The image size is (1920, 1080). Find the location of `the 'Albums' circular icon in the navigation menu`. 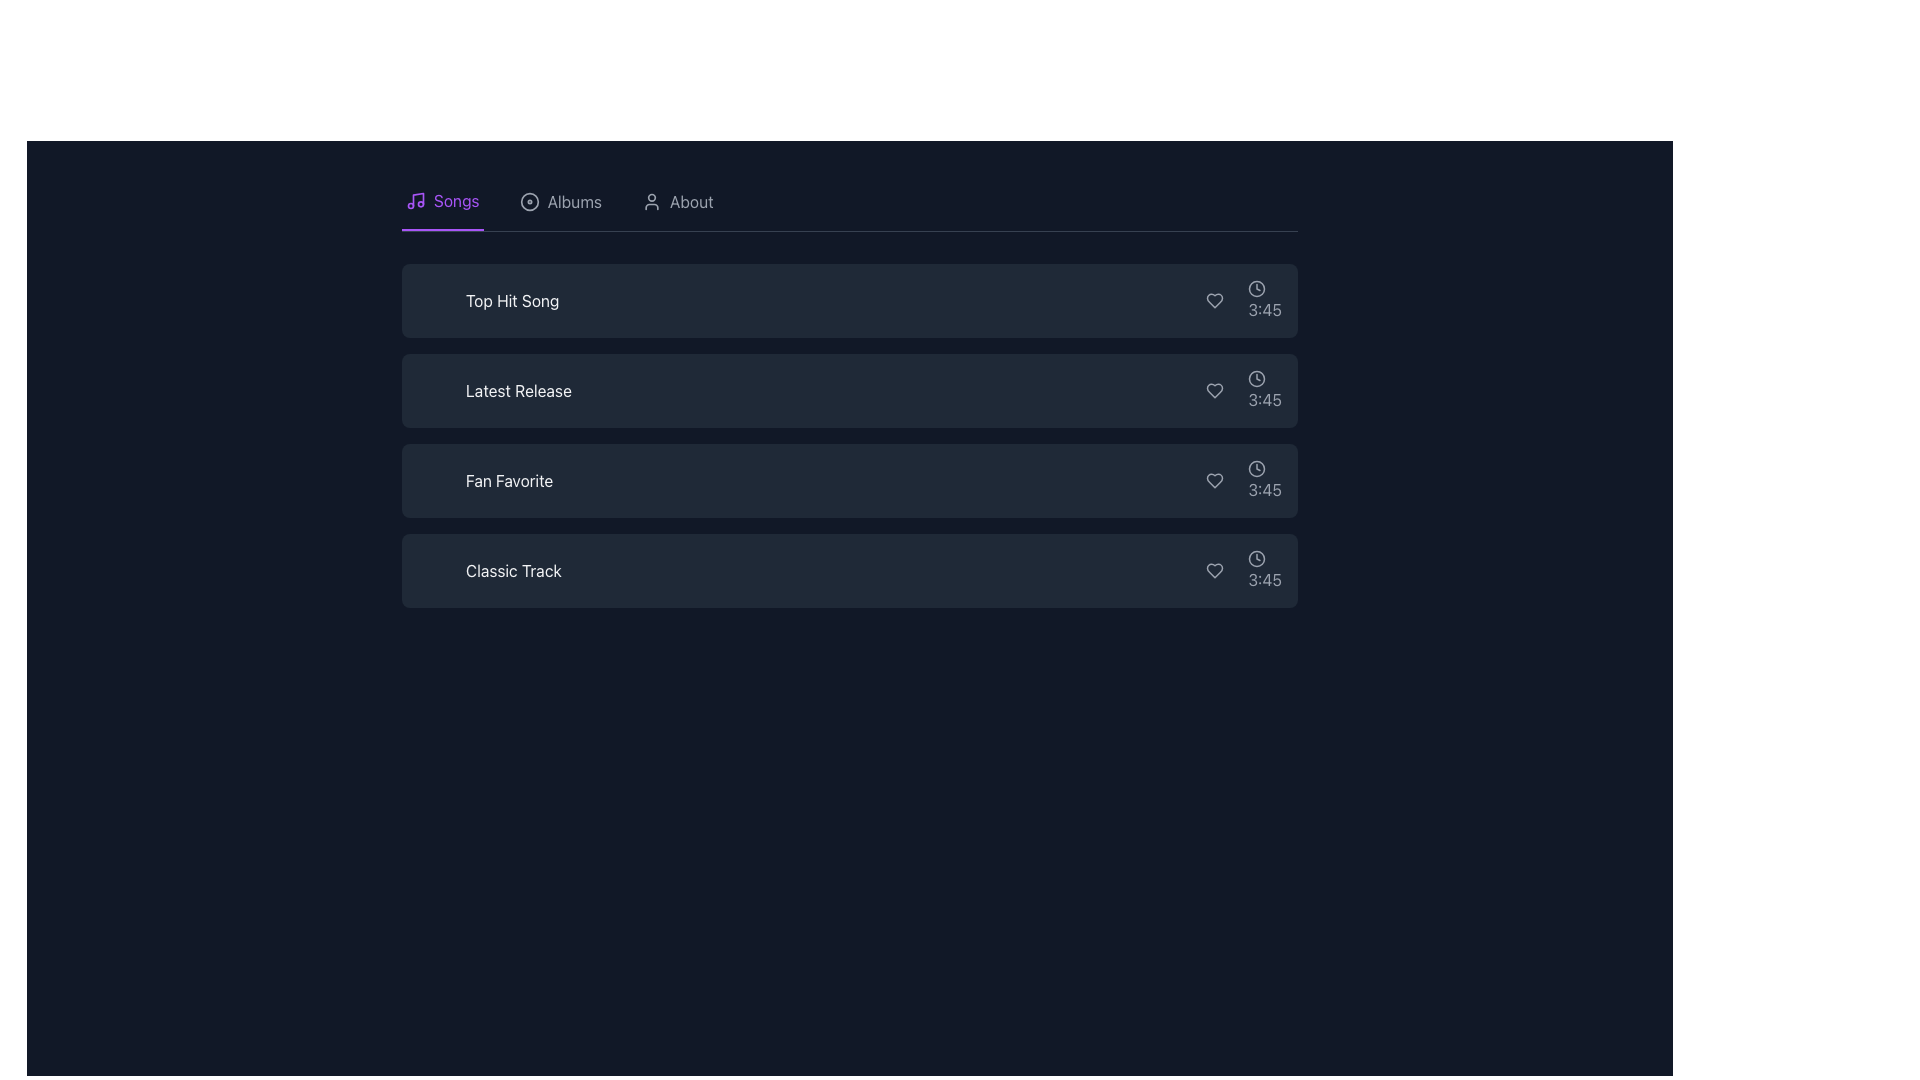

the 'Albums' circular icon in the navigation menu is located at coordinates (529, 201).